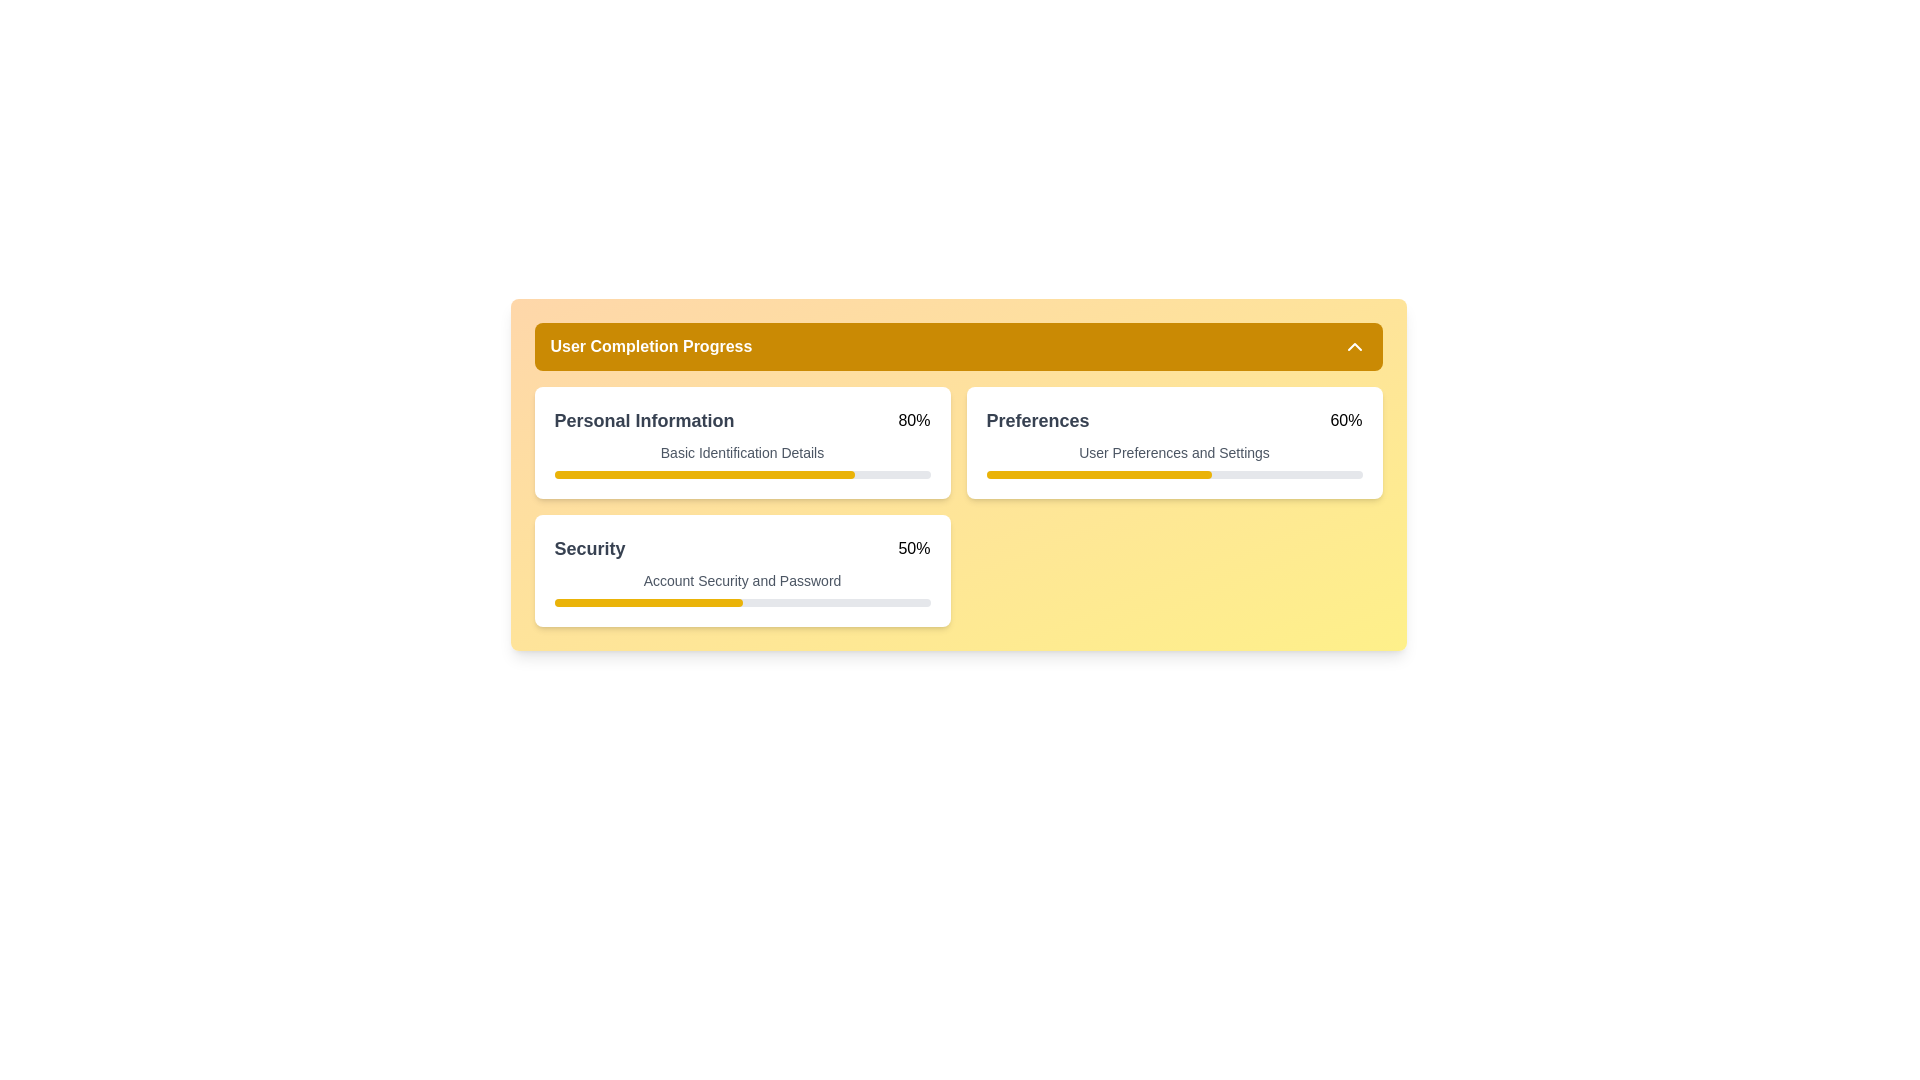 Image resolution: width=1920 pixels, height=1080 pixels. I want to click on the 'Preferences' text label located in the top-right section of the interface, styled in bold dark gray with a larger font size, adjacent to 'Personal Information.', so click(1037, 419).